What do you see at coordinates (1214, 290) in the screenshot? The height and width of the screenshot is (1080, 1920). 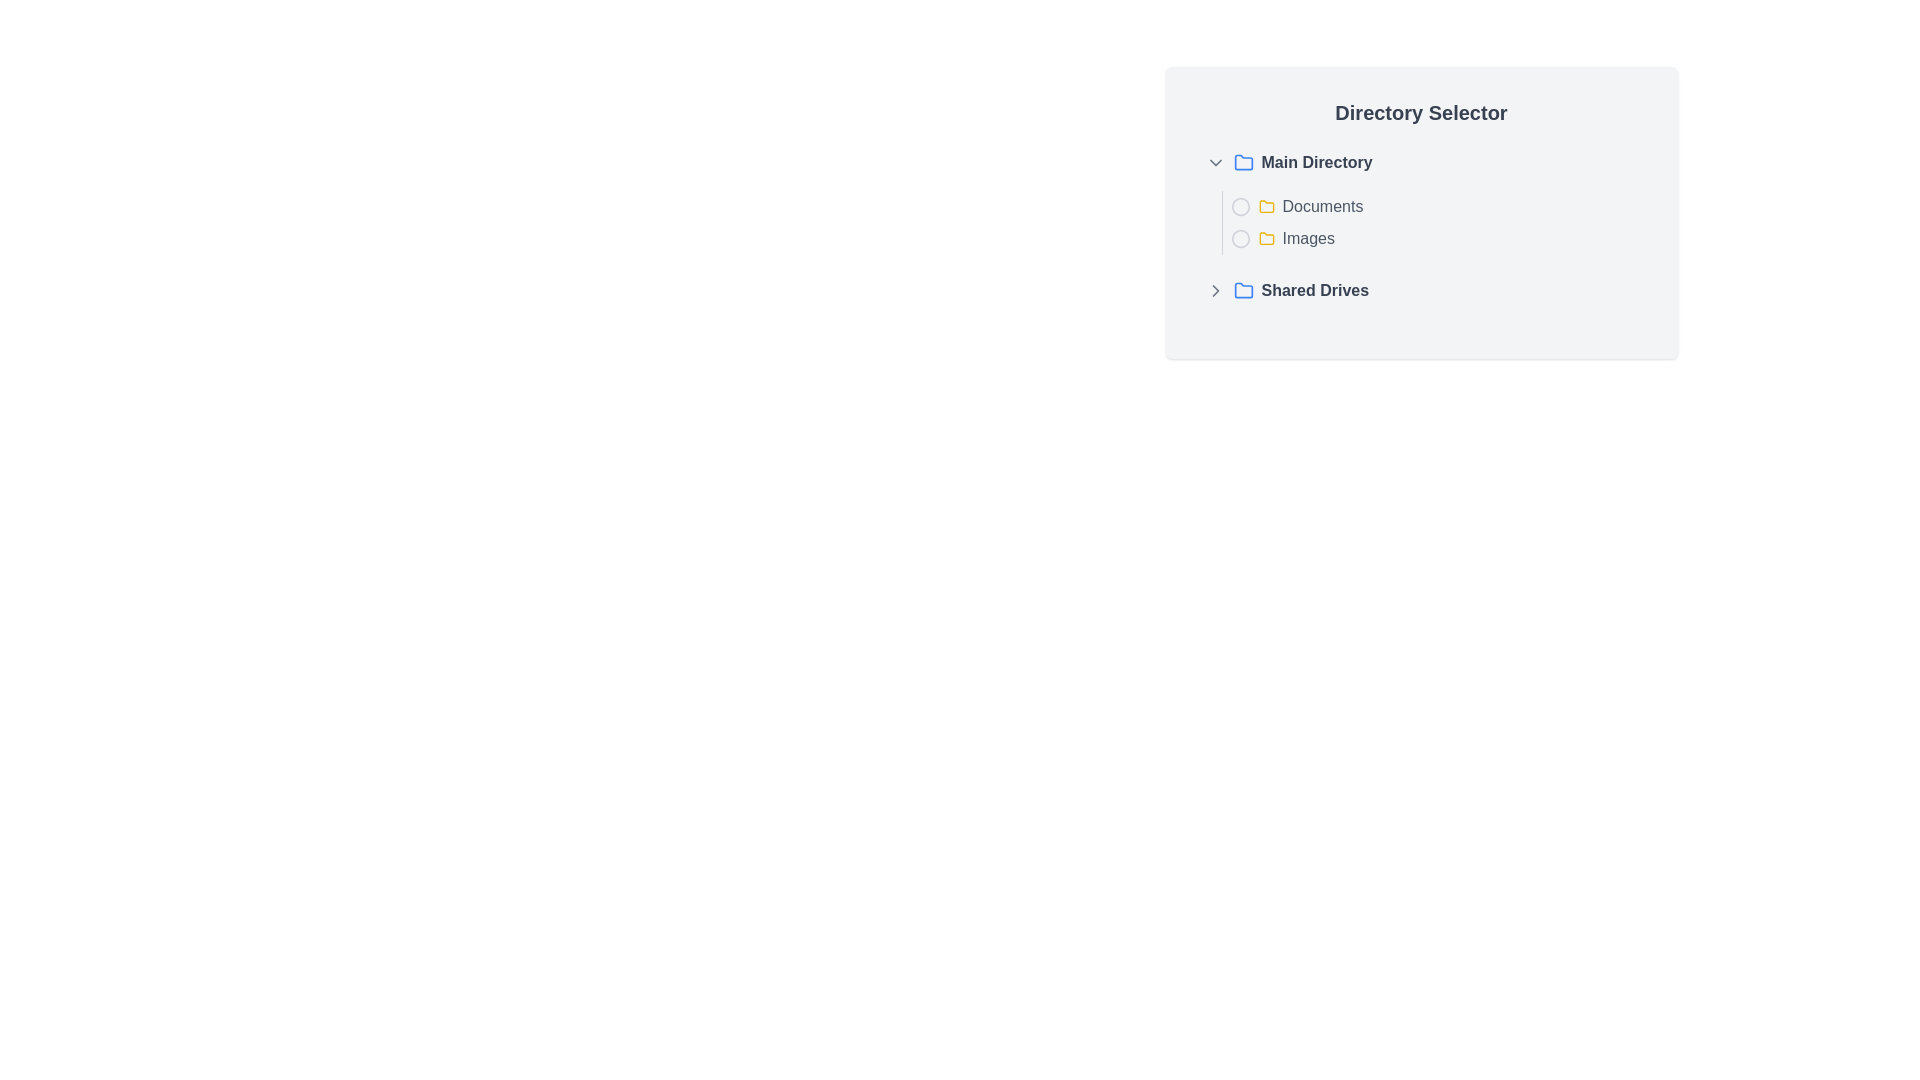 I see `the chevron icon located at the far left of the 'Shared Drives' row` at bounding box center [1214, 290].